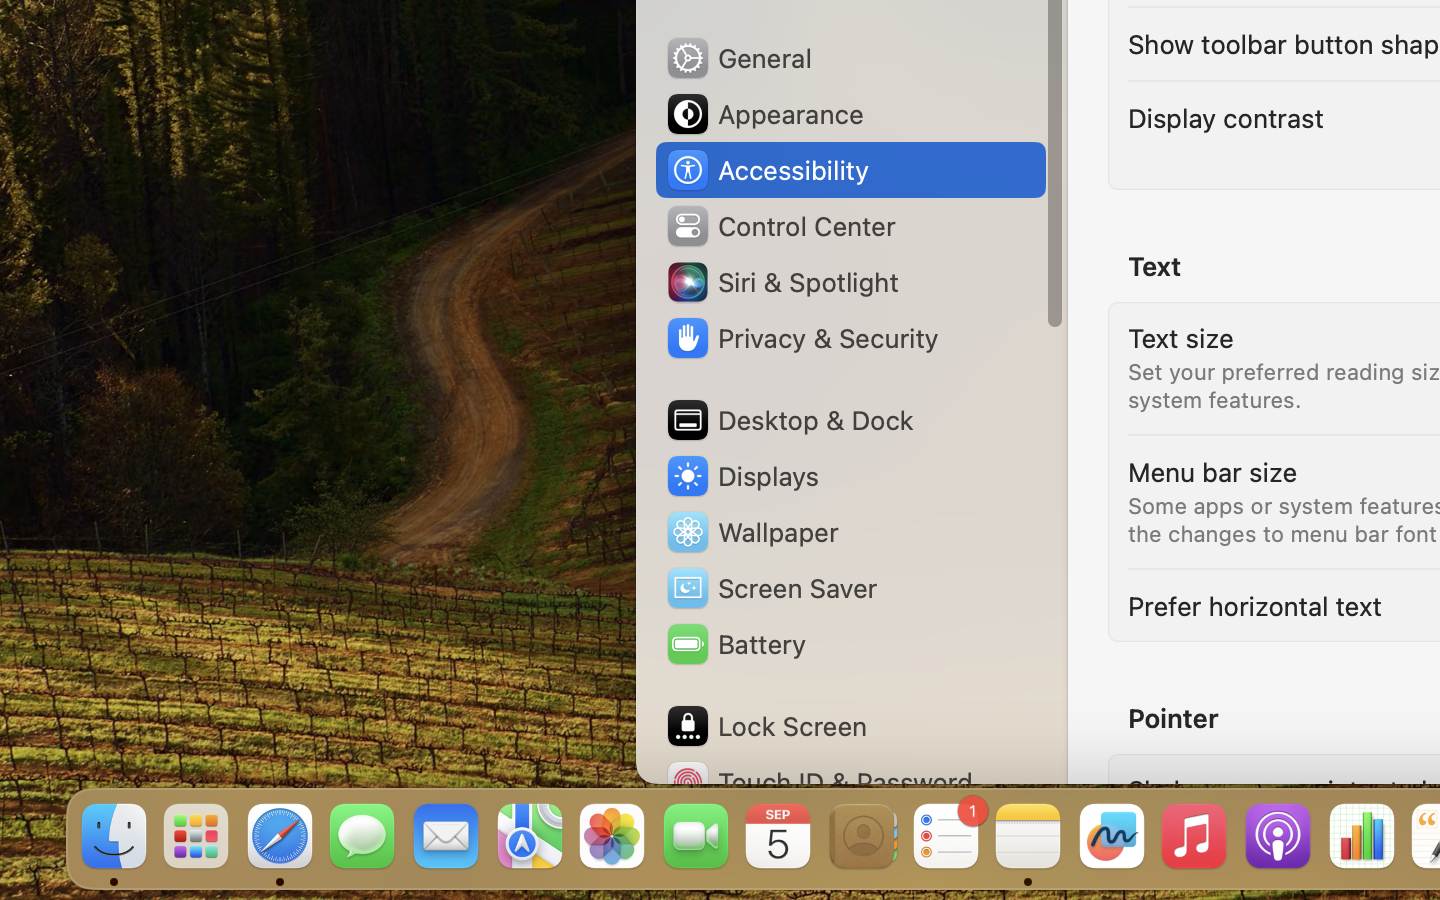  Describe the element at coordinates (819, 781) in the screenshot. I see `'Touch ID & Password'` at that location.